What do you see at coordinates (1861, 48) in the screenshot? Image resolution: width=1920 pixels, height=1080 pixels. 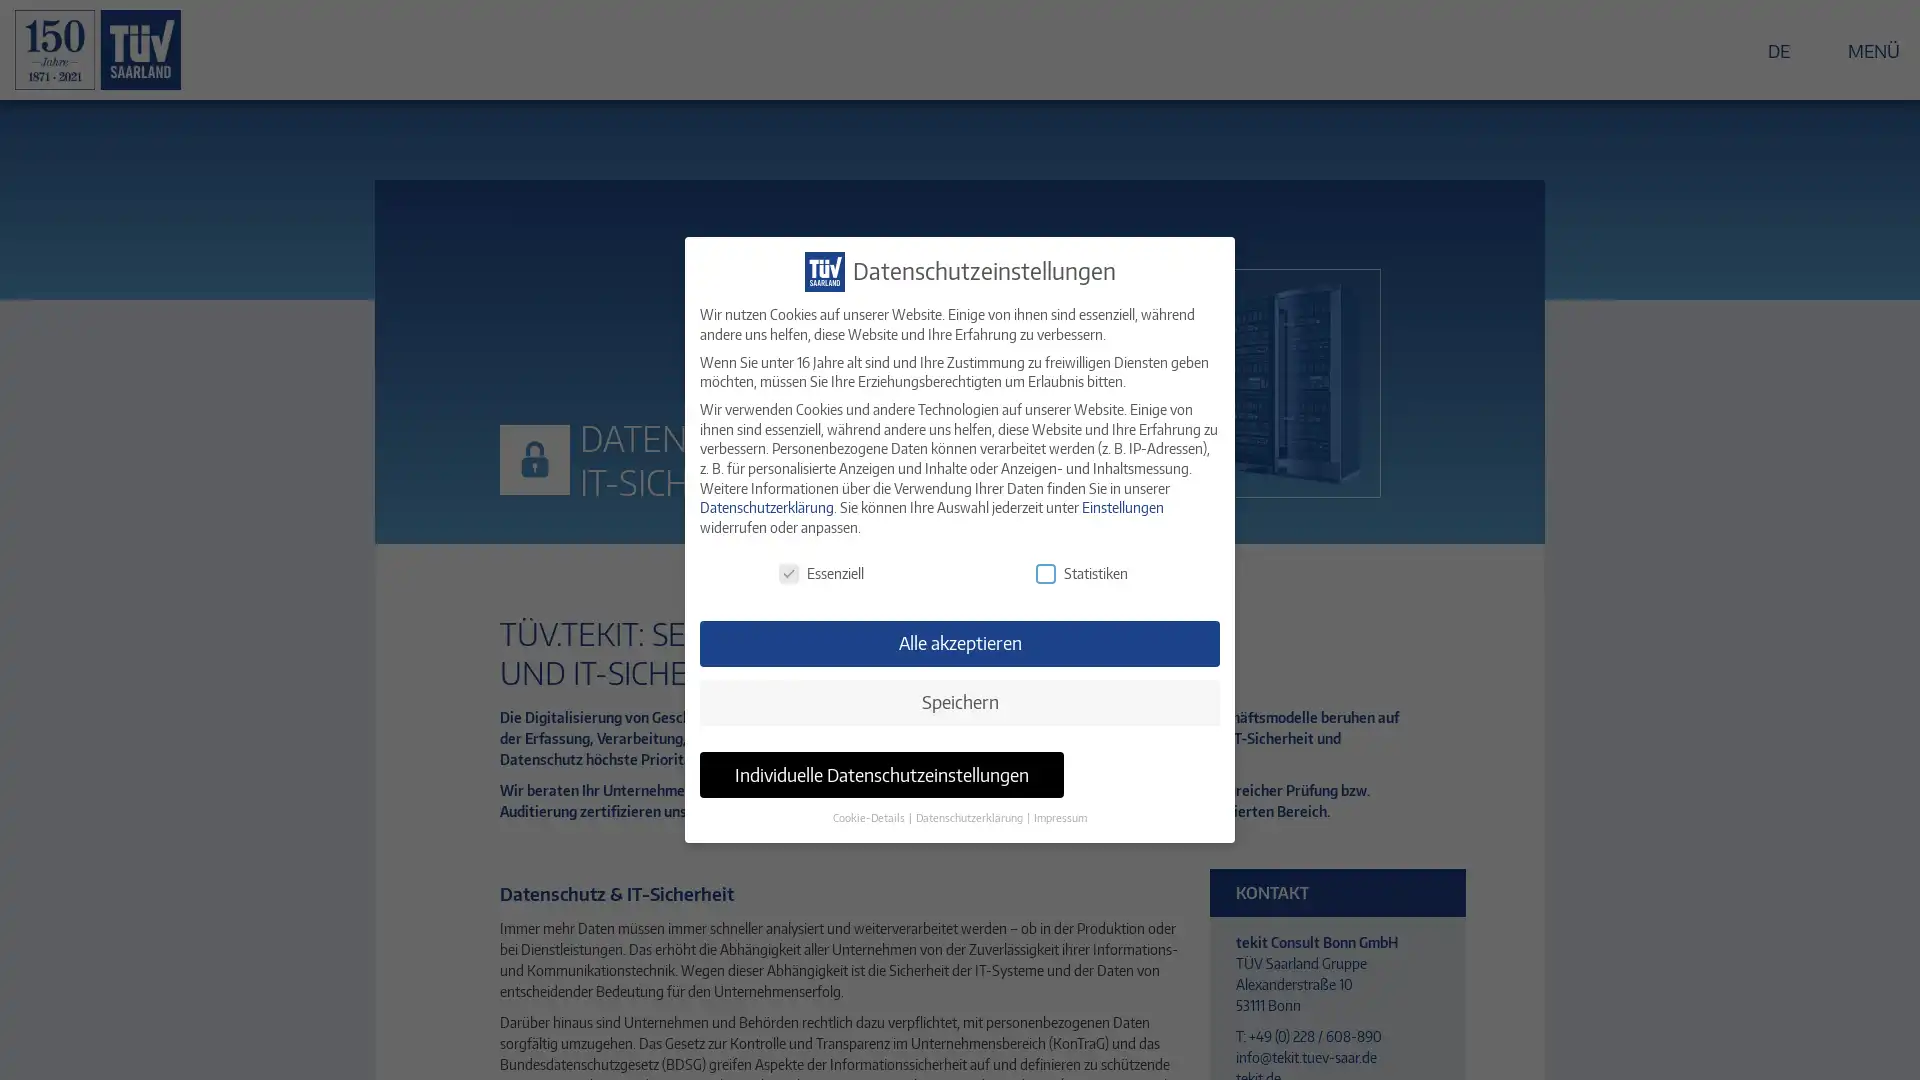 I see `MENU` at bounding box center [1861, 48].